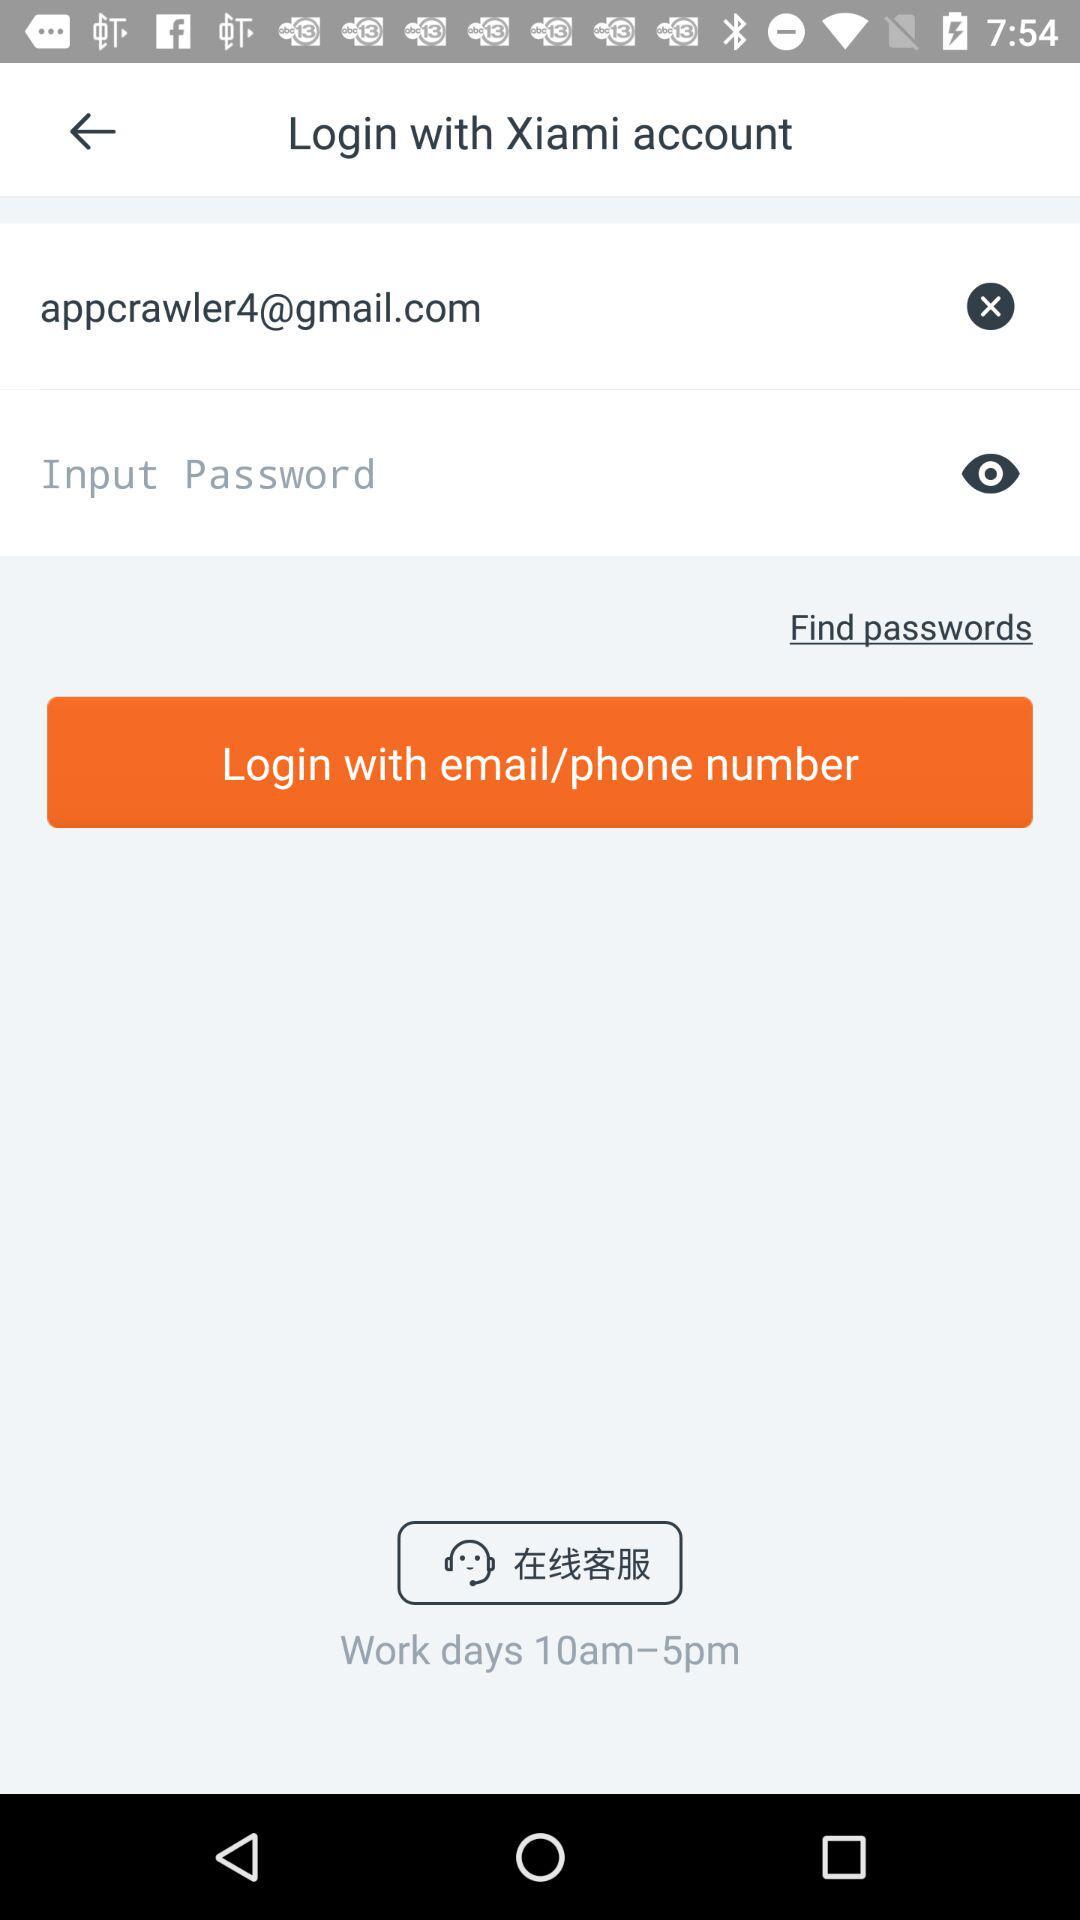  What do you see at coordinates (470, 1562) in the screenshot?
I see `the icon mention in button at bottom center of the page` at bounding box center [470, 1562].